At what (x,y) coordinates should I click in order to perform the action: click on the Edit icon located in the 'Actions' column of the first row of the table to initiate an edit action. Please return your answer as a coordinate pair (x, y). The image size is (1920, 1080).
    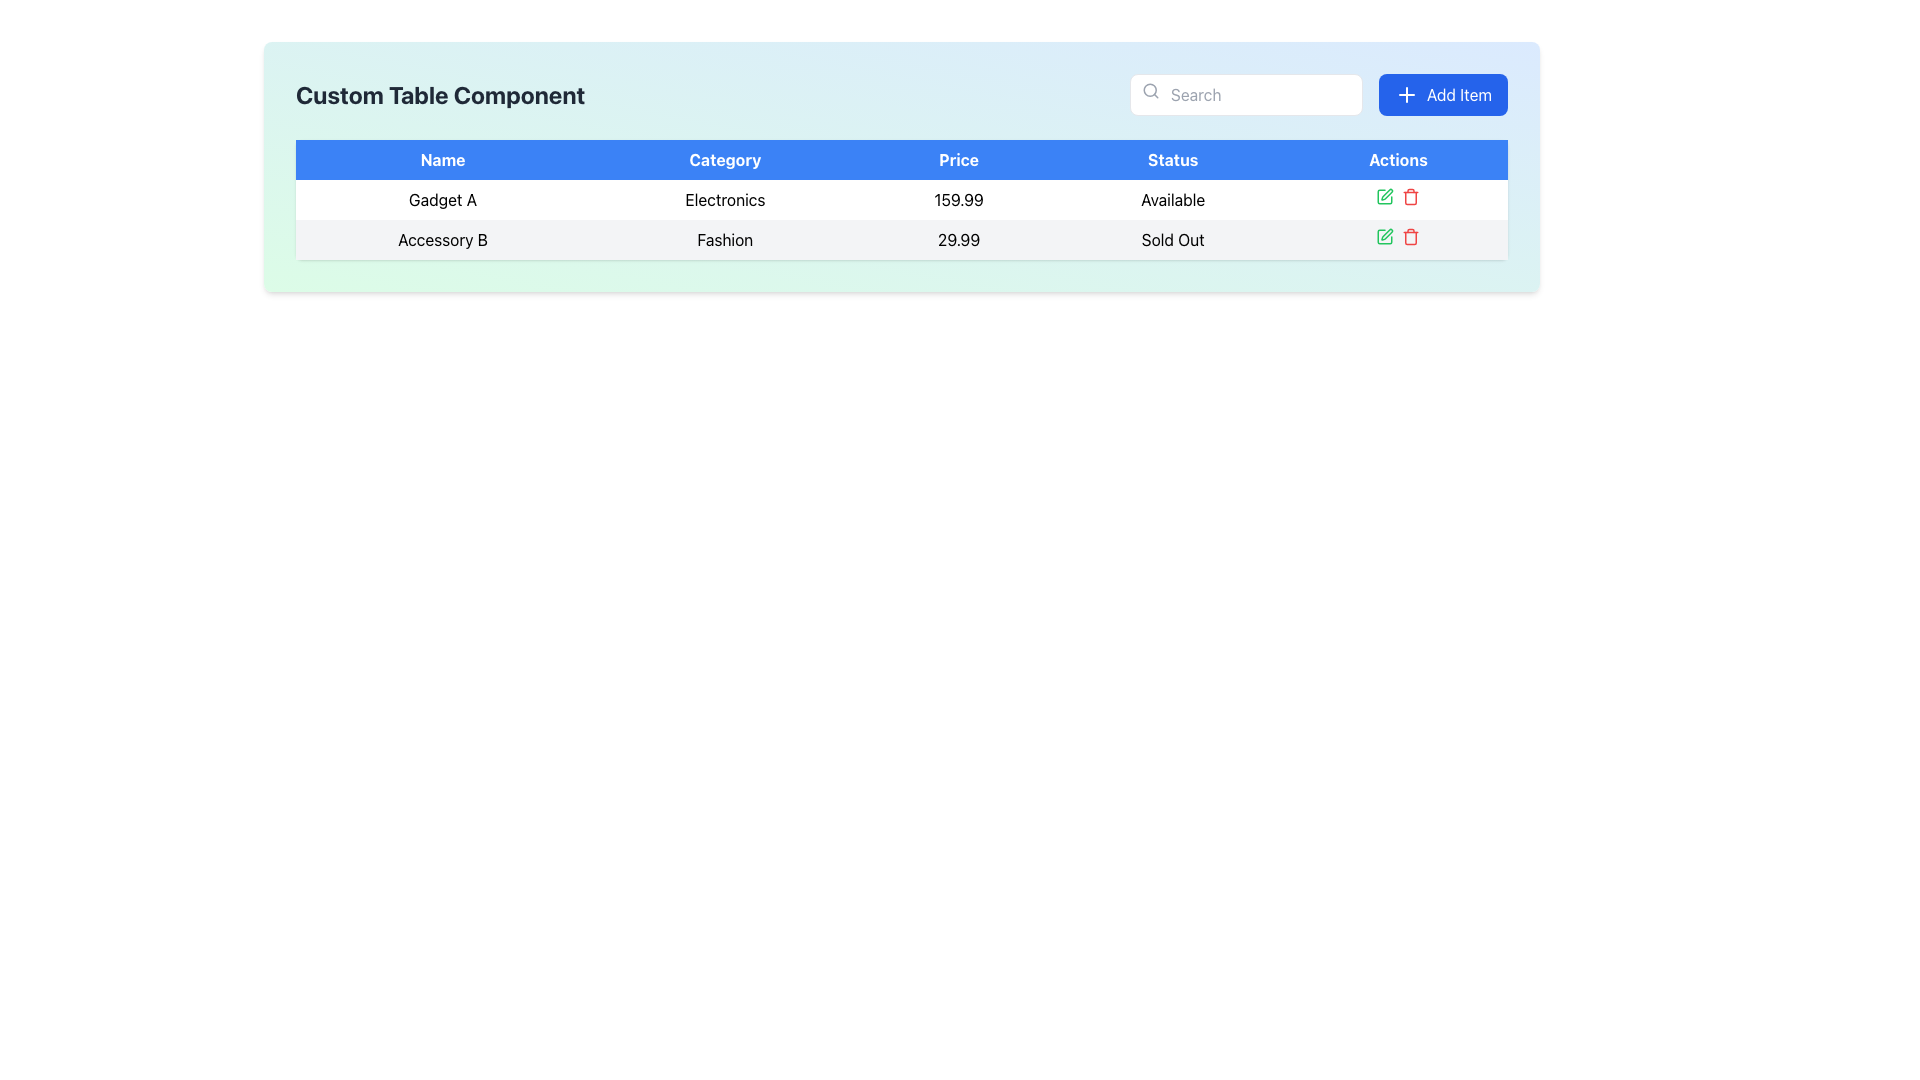
    Looking at the image, I should click on (1384, 196).